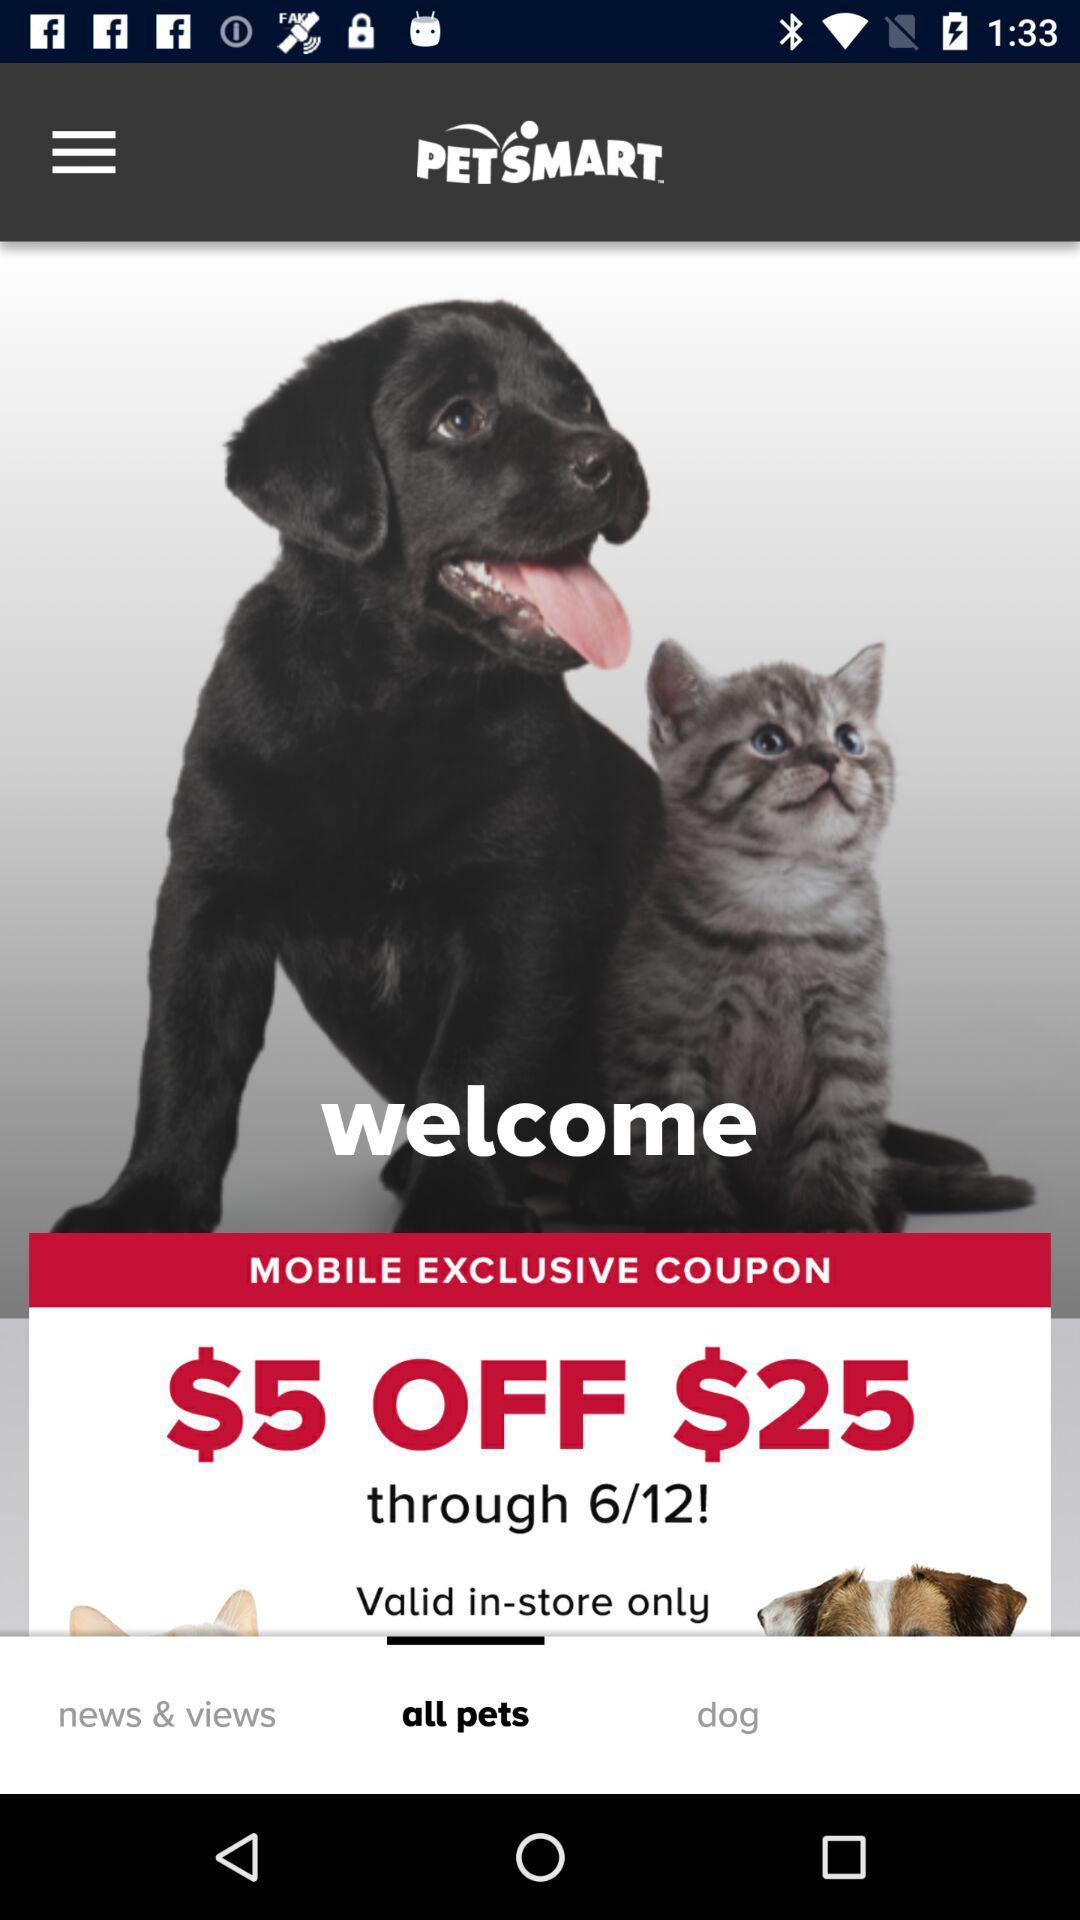  What do you see at coordinates (465, 1714) in the screenshot?
I see `the all pets` at bounding box center [465, 1714].